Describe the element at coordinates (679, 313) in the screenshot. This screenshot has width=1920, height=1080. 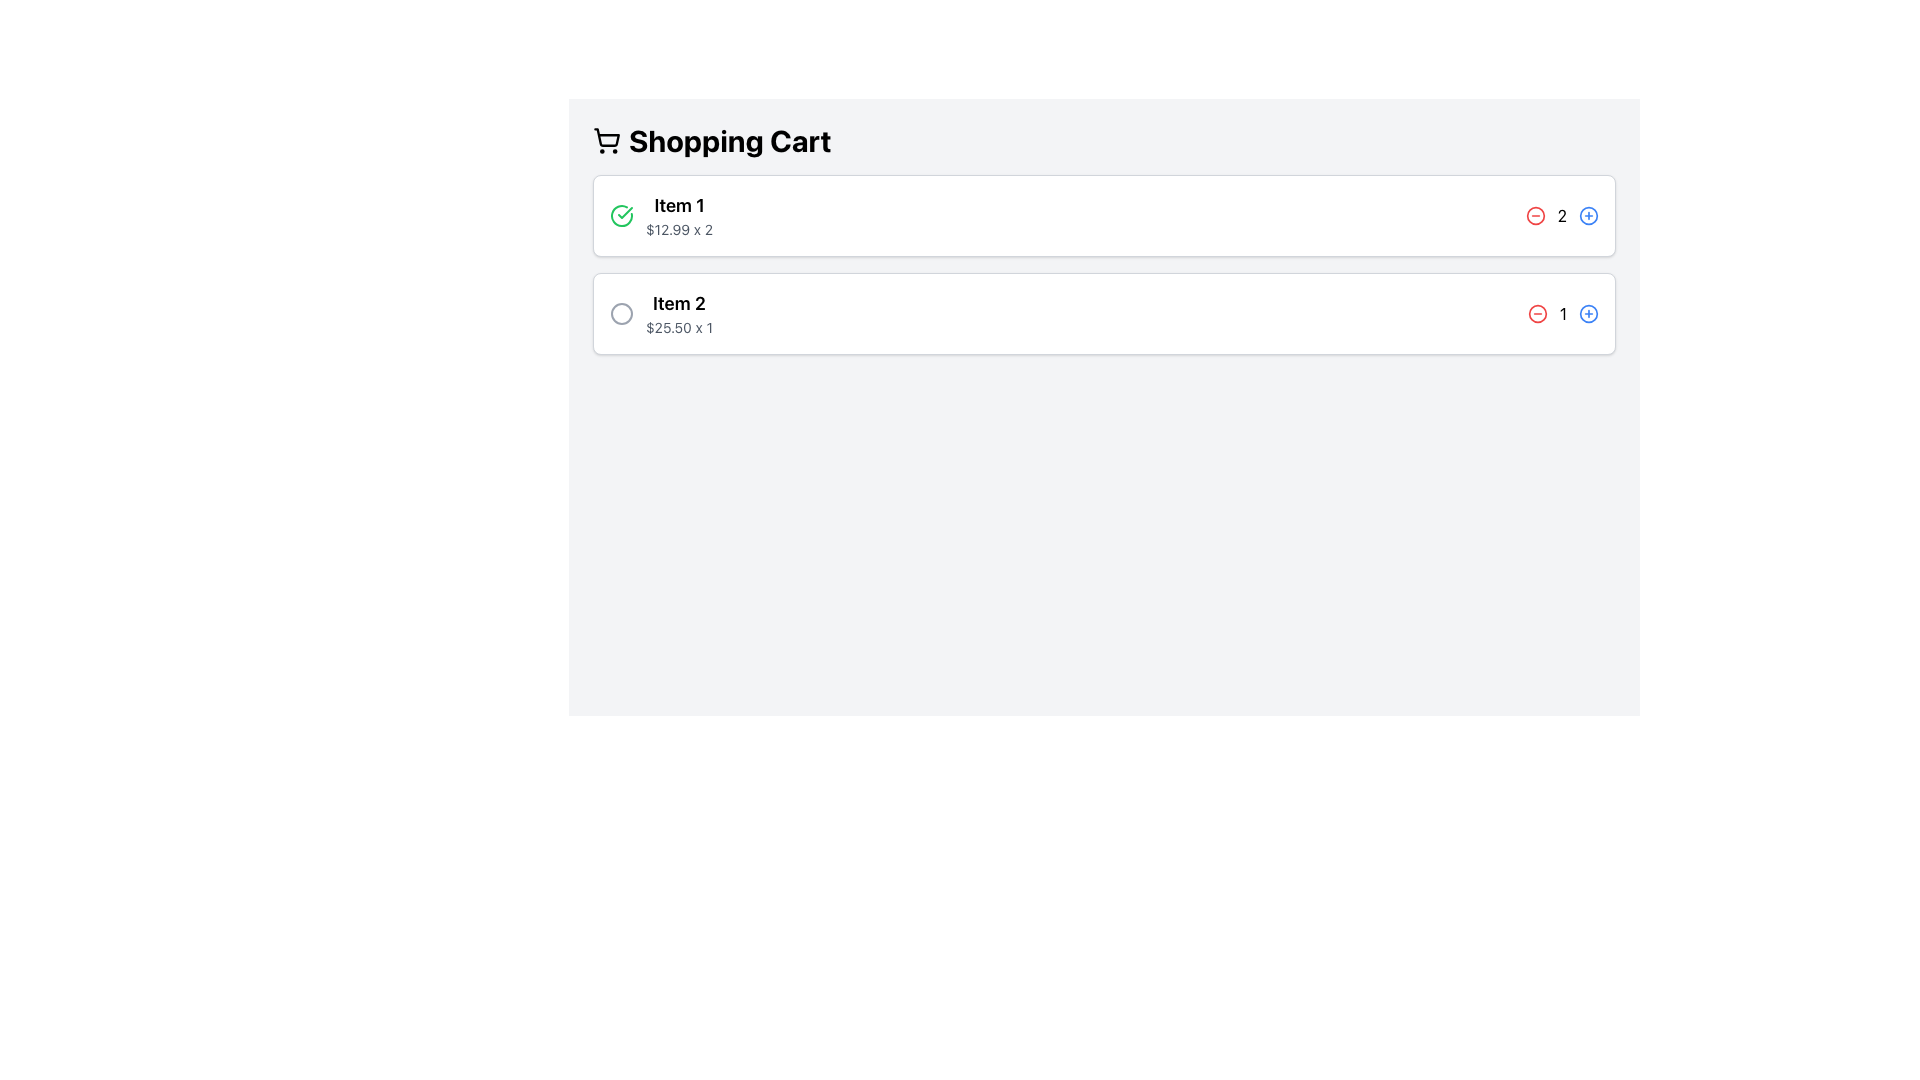
I see `the second text block in the shopping cart interface that provides information about an item, including its name and price` at that location.